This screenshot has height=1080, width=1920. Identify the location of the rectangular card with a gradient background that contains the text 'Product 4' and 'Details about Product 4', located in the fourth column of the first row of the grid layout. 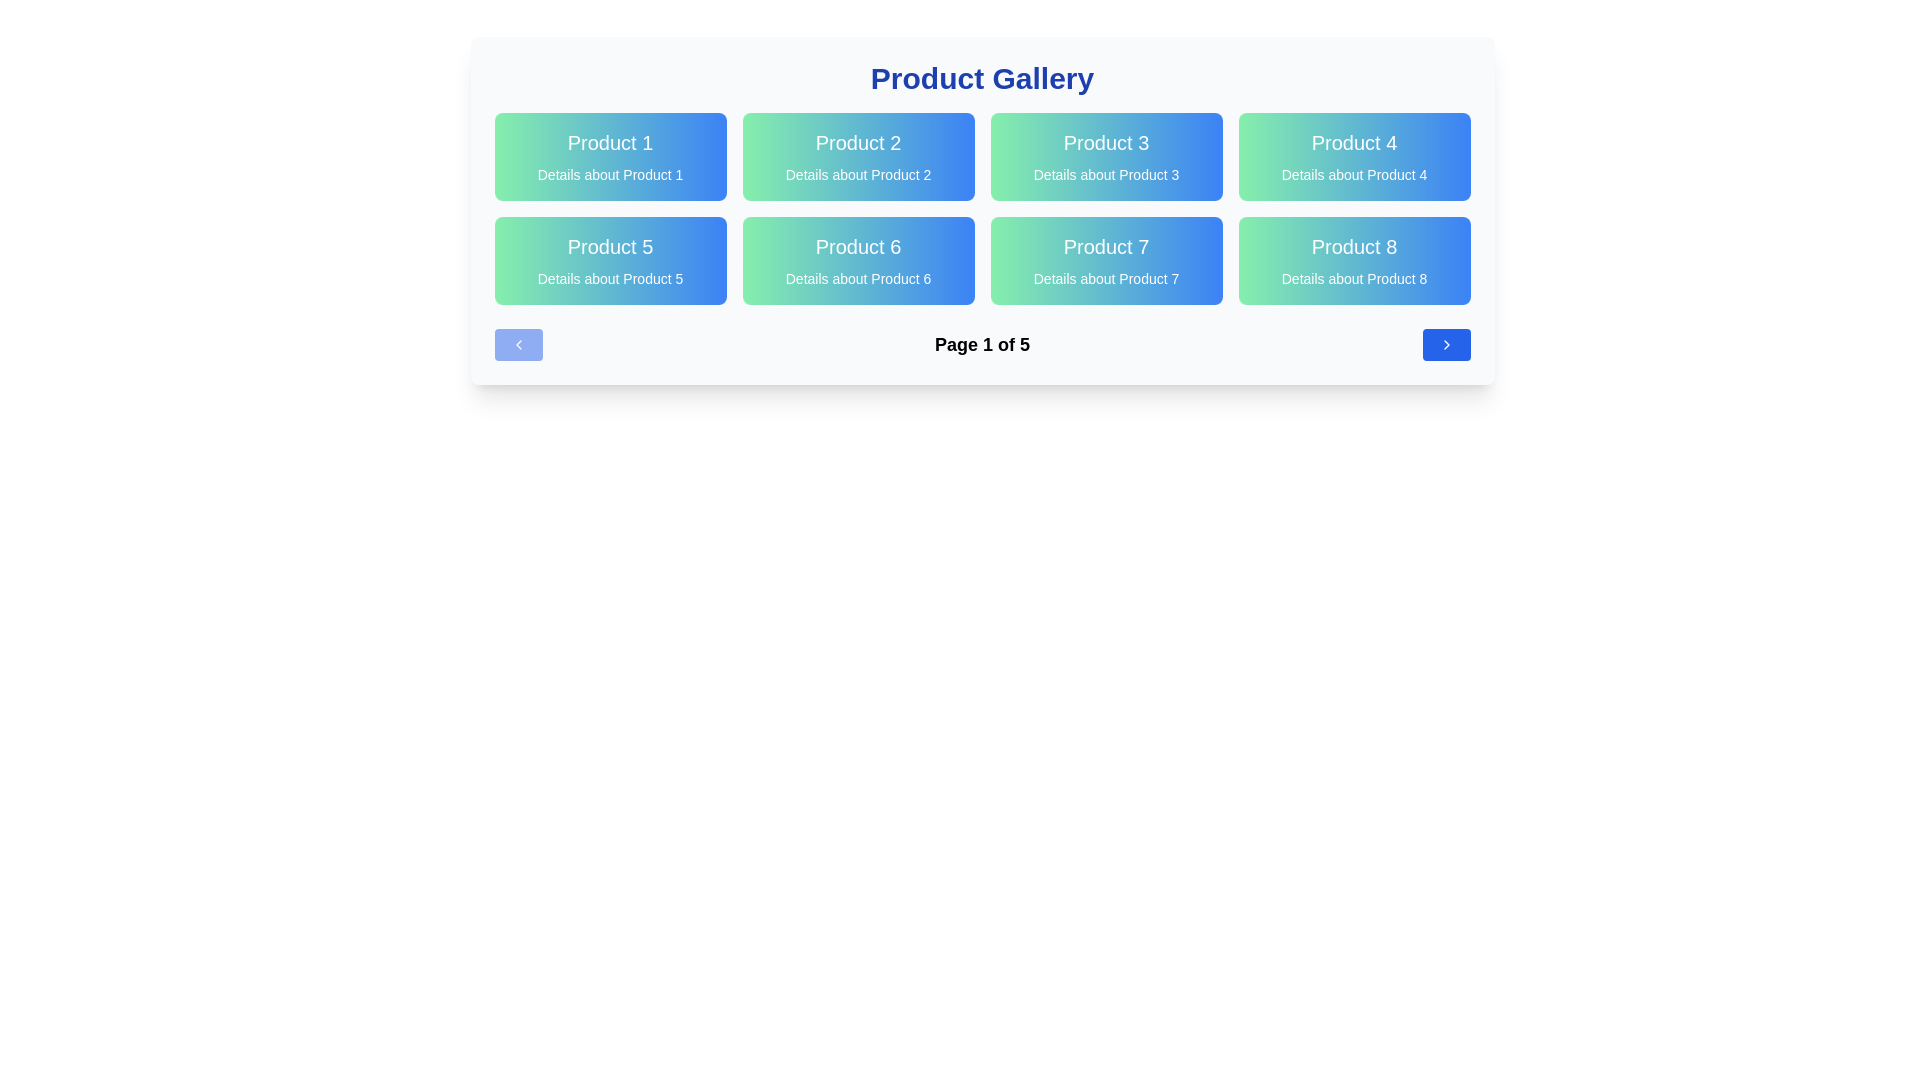
(1354, 156).